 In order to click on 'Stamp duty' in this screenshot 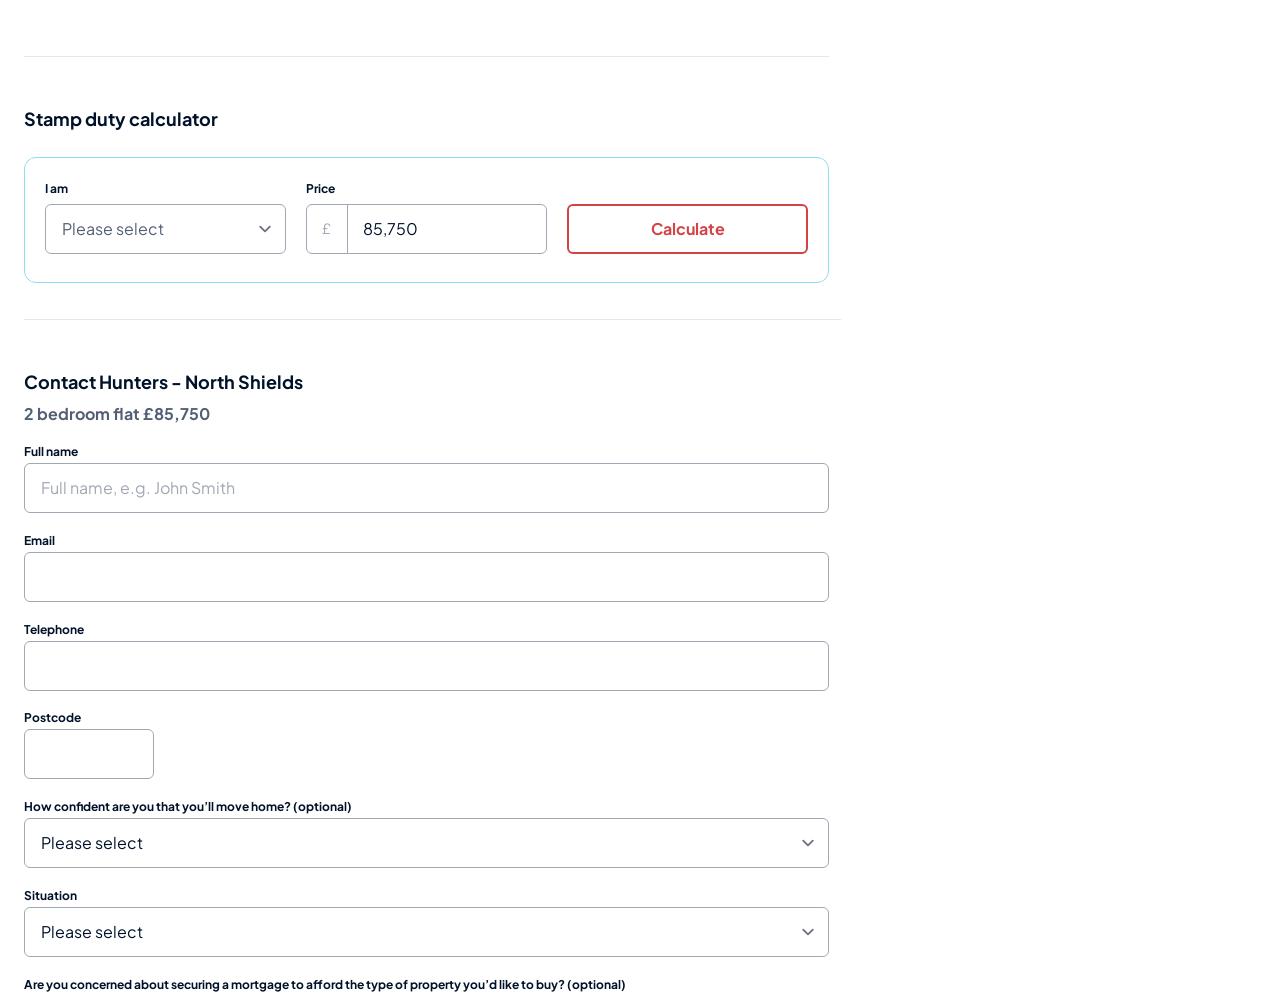, I will do `click(75, 117)`.